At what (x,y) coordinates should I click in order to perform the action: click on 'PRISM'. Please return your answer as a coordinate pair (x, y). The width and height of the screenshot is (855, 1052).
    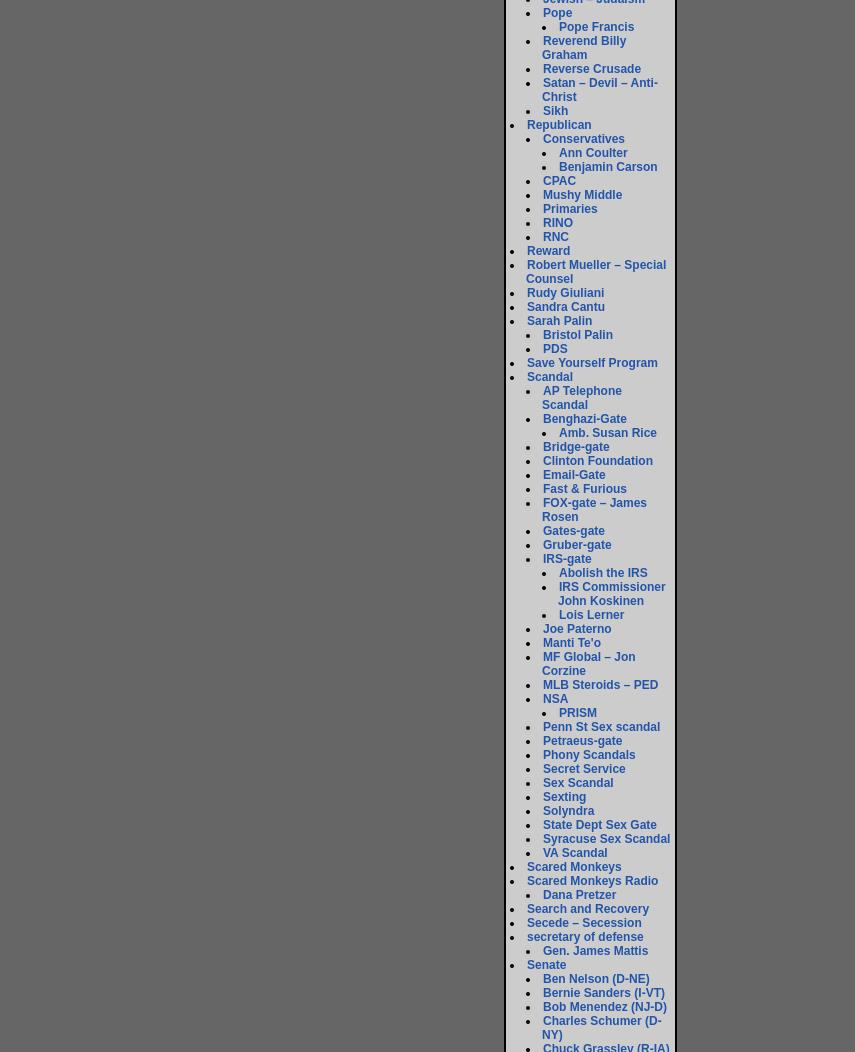
    Looking at the image, I should click on (576, 713).